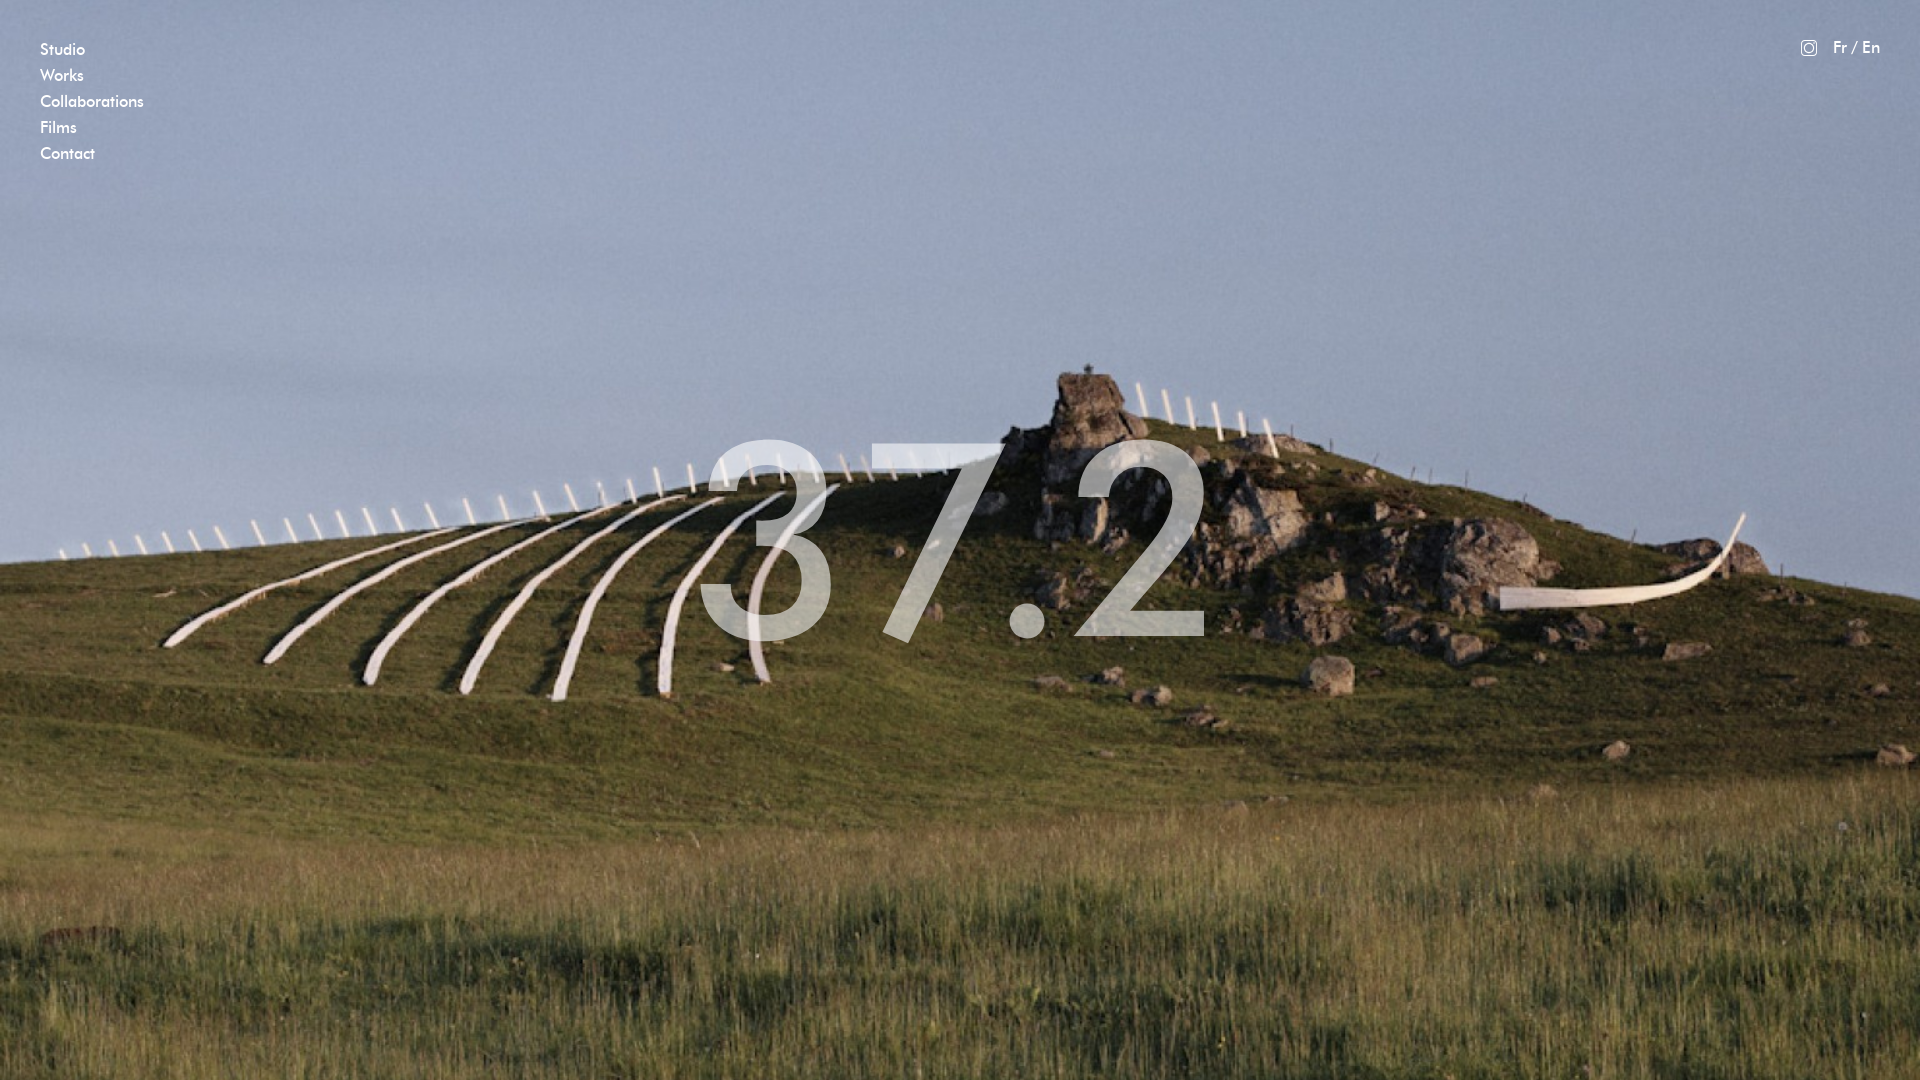 The height and width of the screenshot is (1080, 1920). I want to click on 'Fr', so click(1839, 46).